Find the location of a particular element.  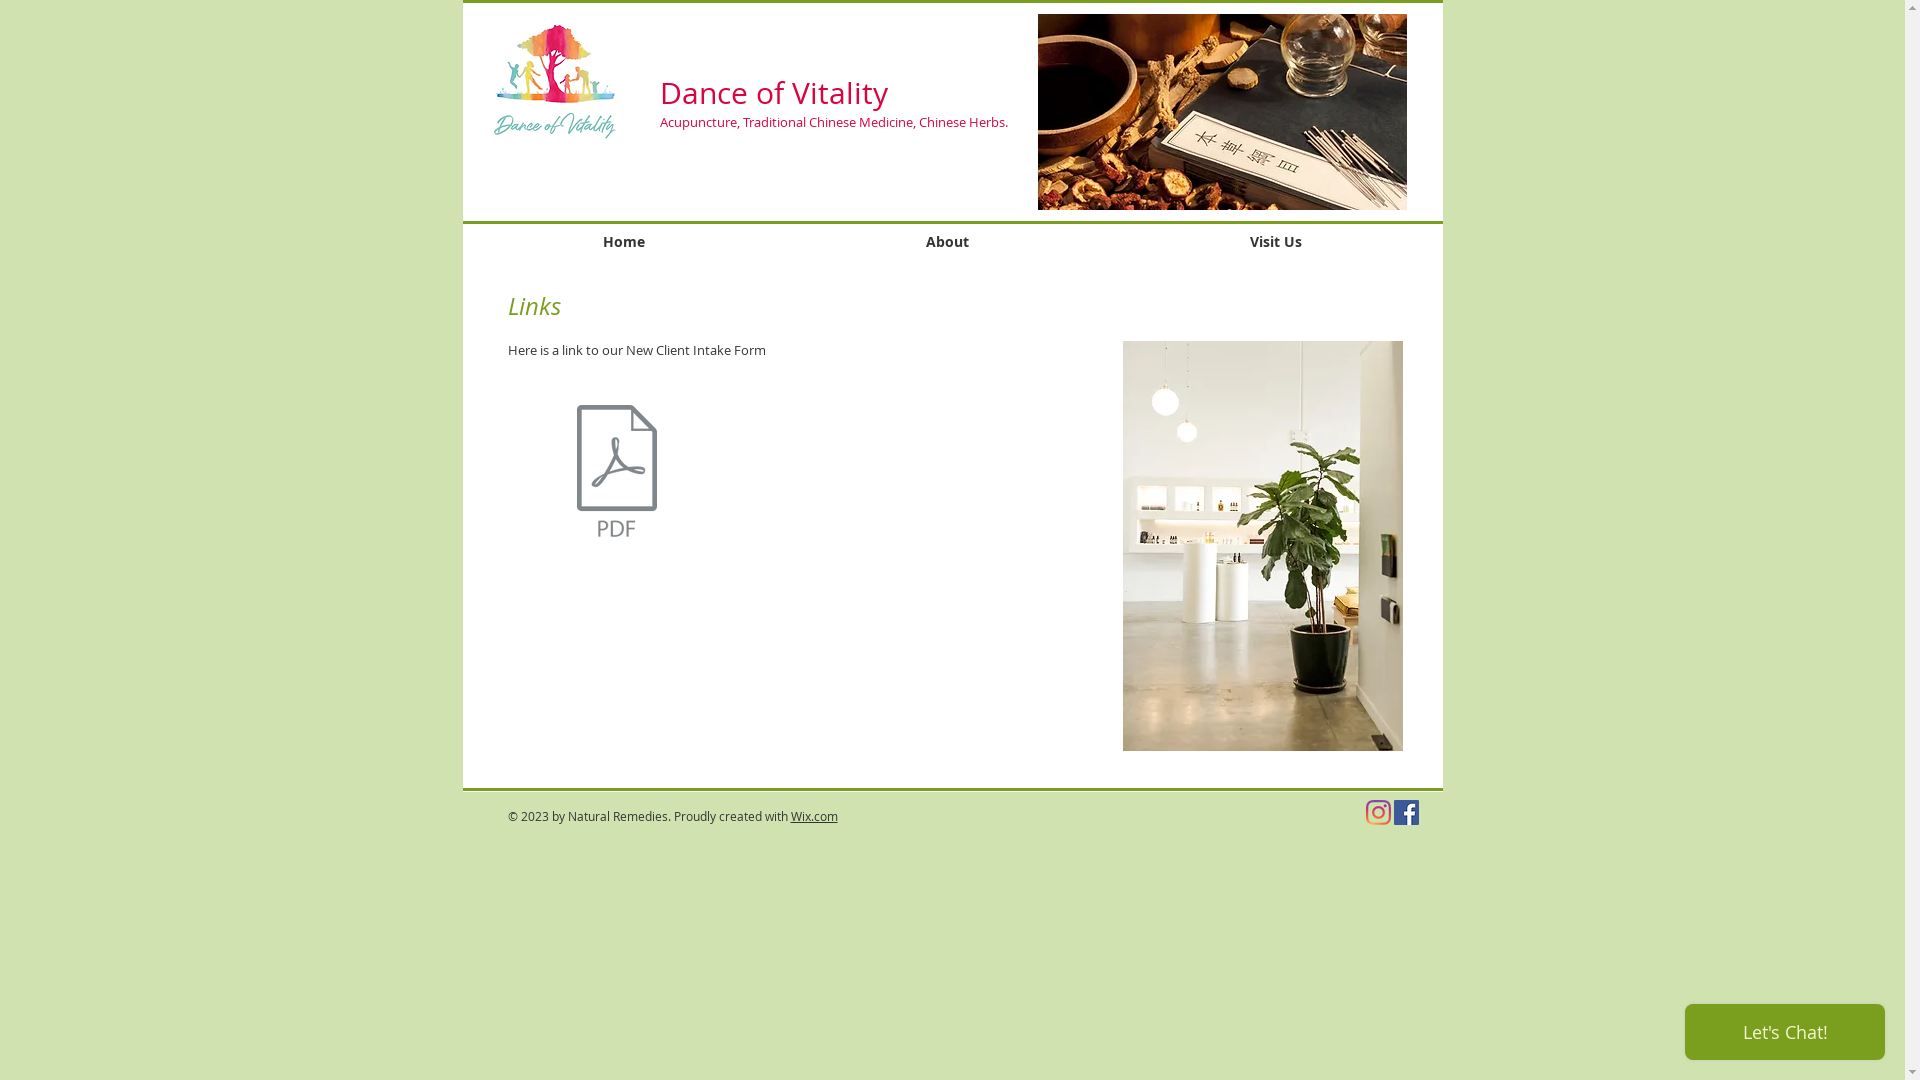

'Acupuncture, Traditional Chinese Medicine, Chinese Herbs.' is located at coordinates (660, 122).